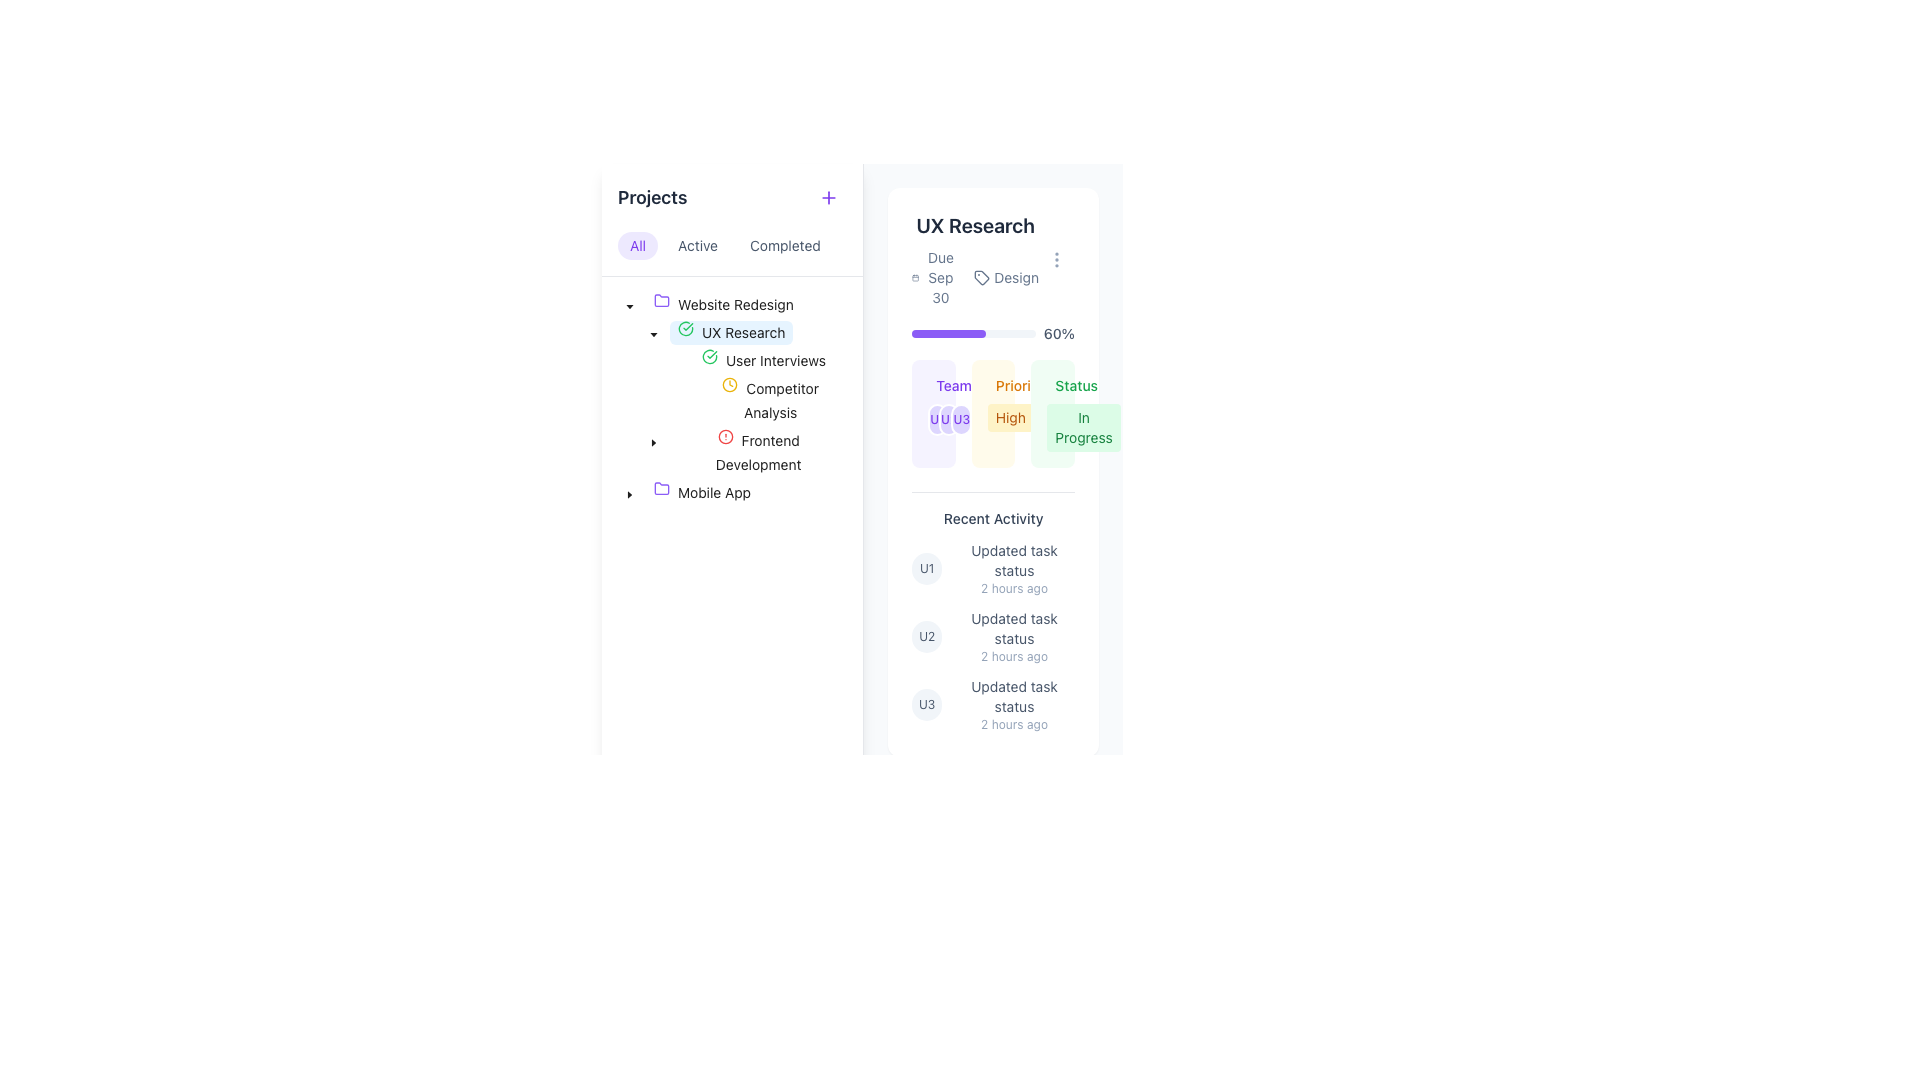  What do you see at coordinates (762, 361) in the screenshot?
I see `the 'User Interviews' label in the left pane under the 'Projects' section` at bounding box center [762, 361].